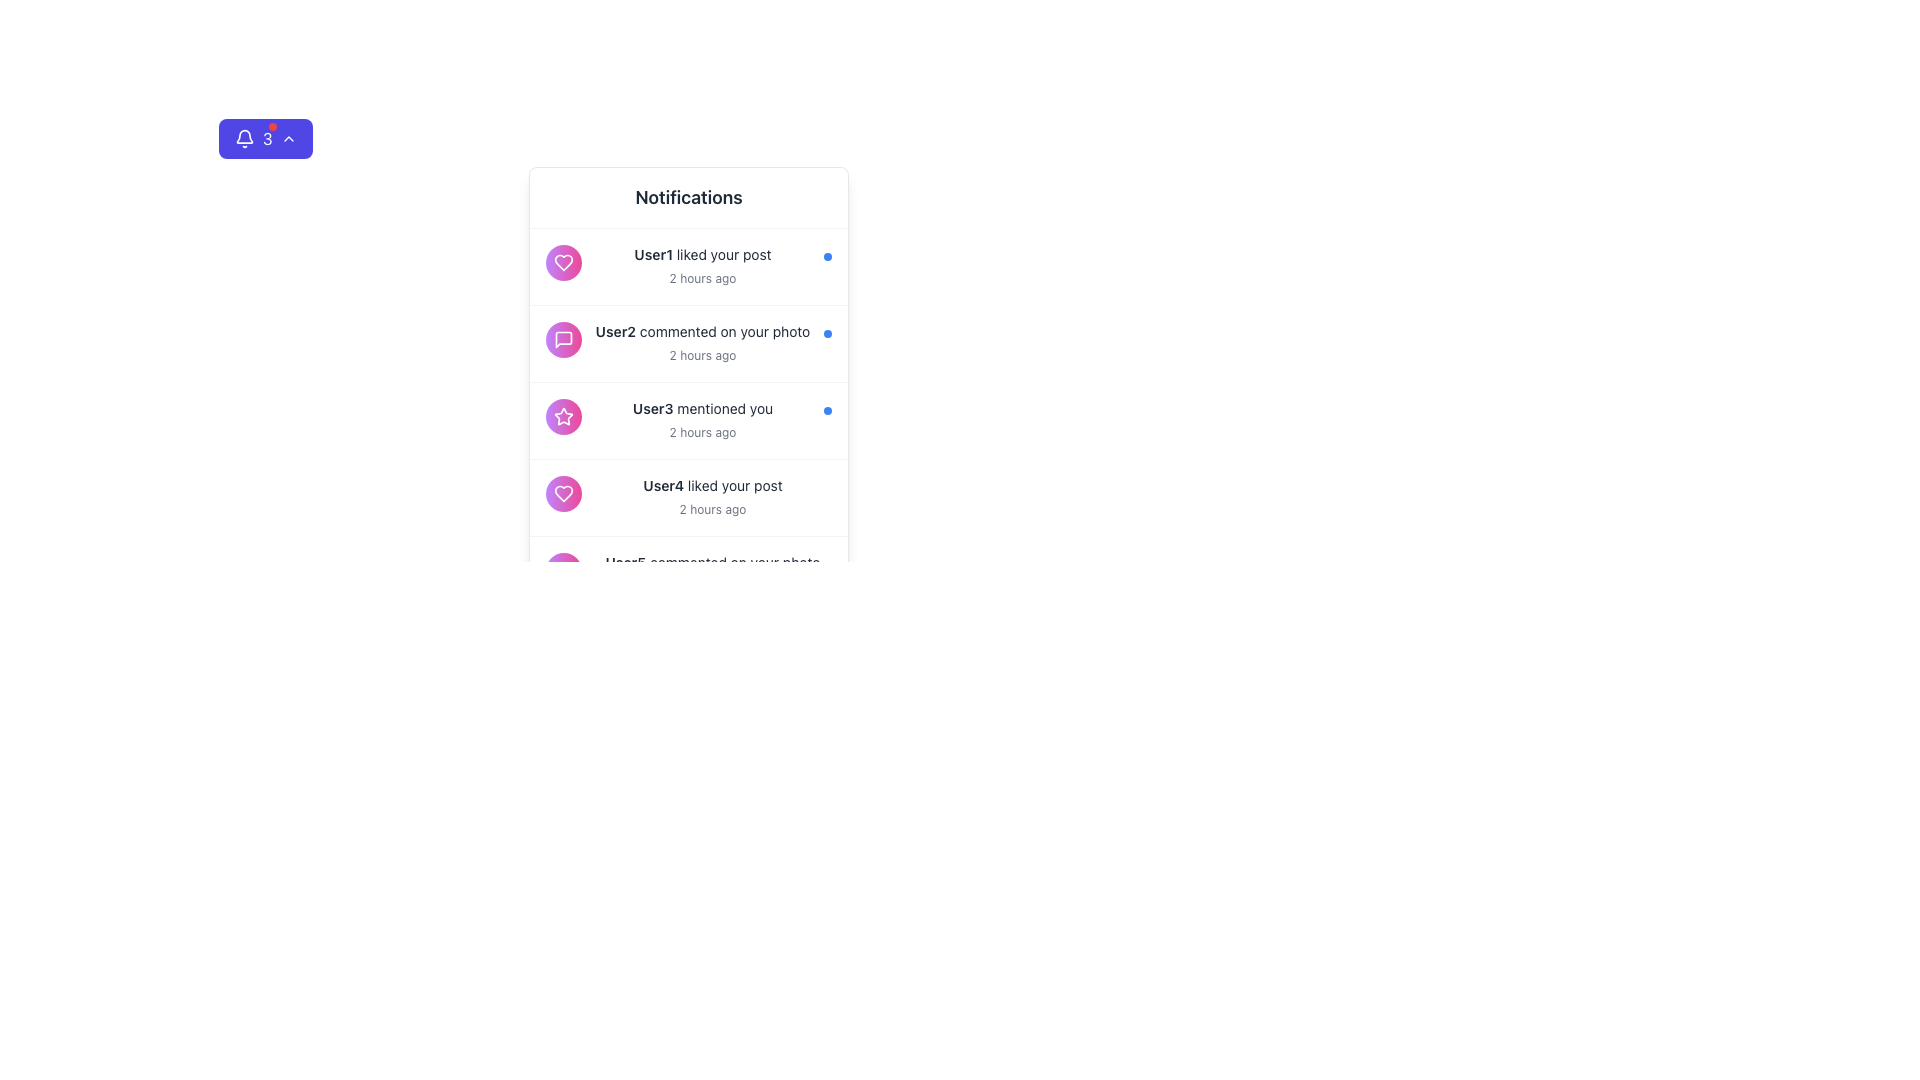  What do you see at coordinates (689, 198) in the screenshot?
I see `the text label that serves as the header for the notifications section, located at the top of the notifications dropdown panel` at bounding box center [689, 198].